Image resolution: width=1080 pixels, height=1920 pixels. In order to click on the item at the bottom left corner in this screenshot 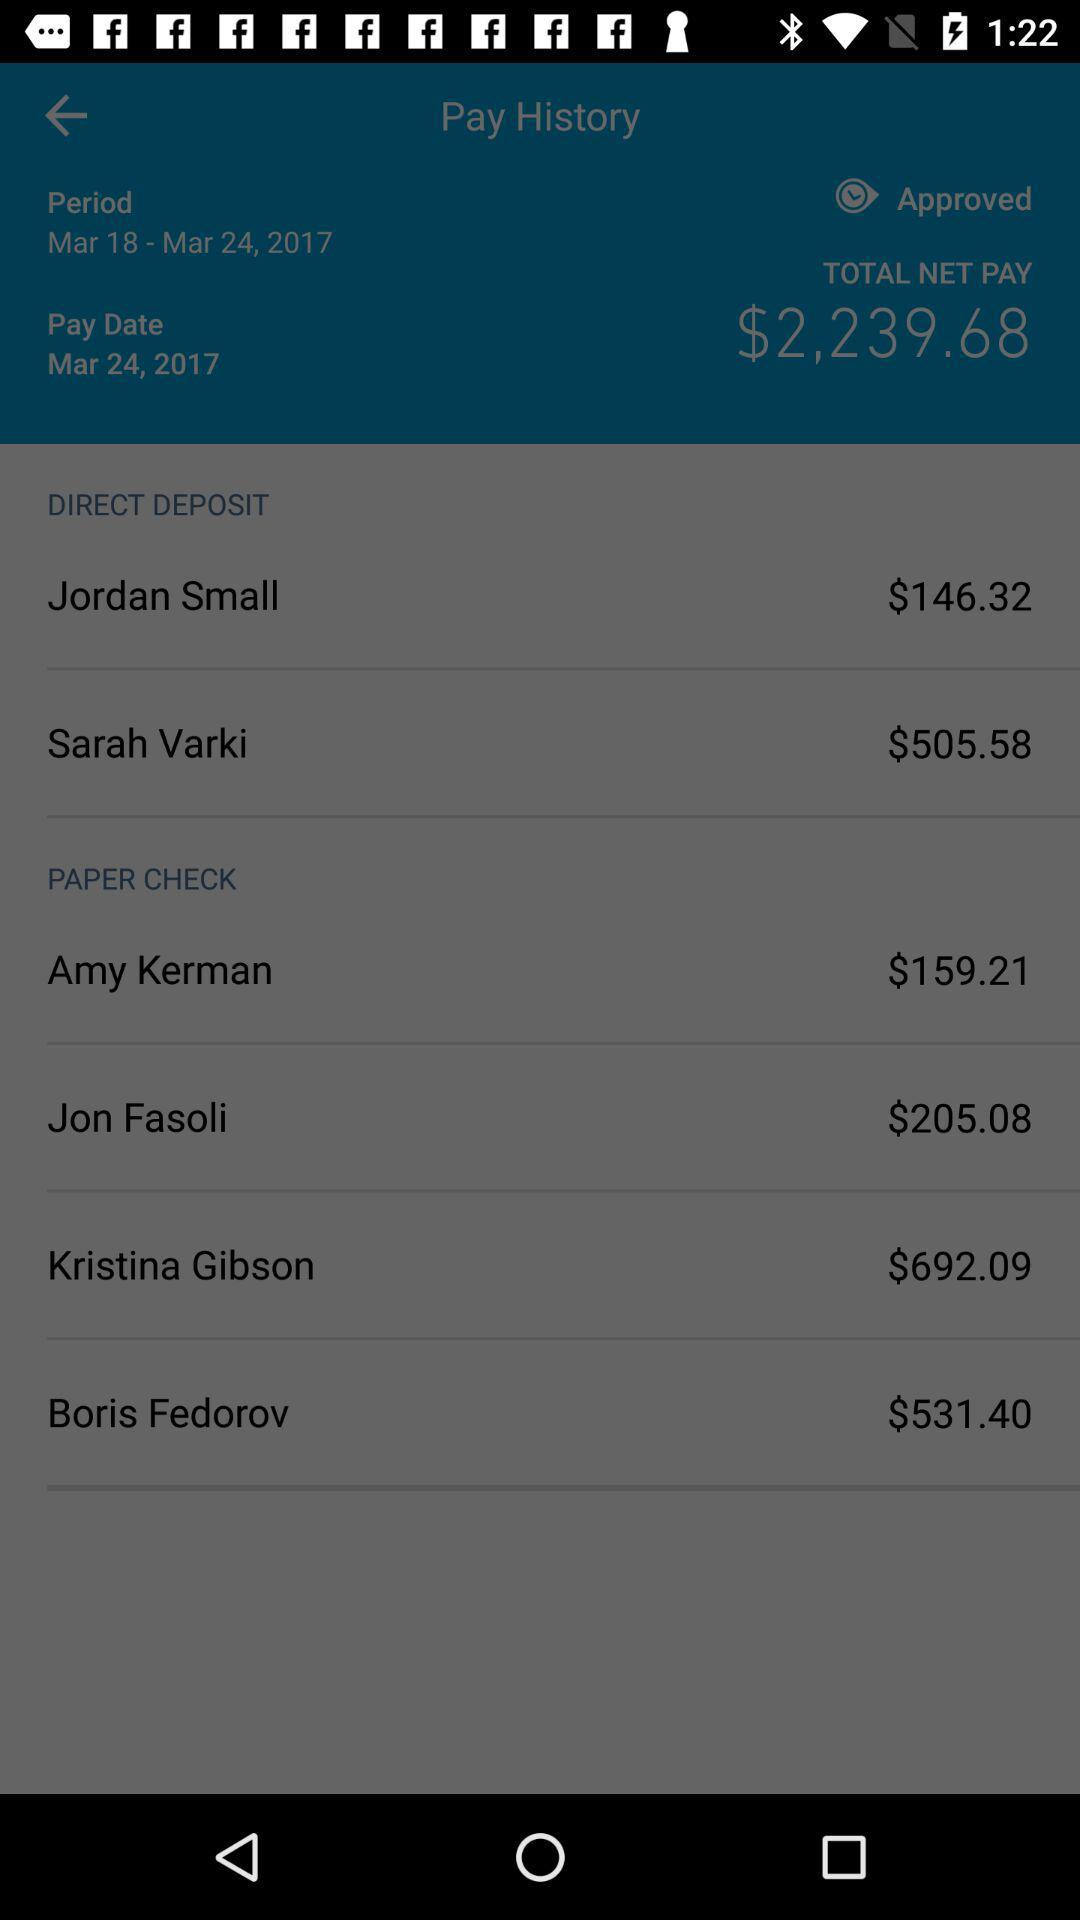, I will do `click(293, 1410)`.